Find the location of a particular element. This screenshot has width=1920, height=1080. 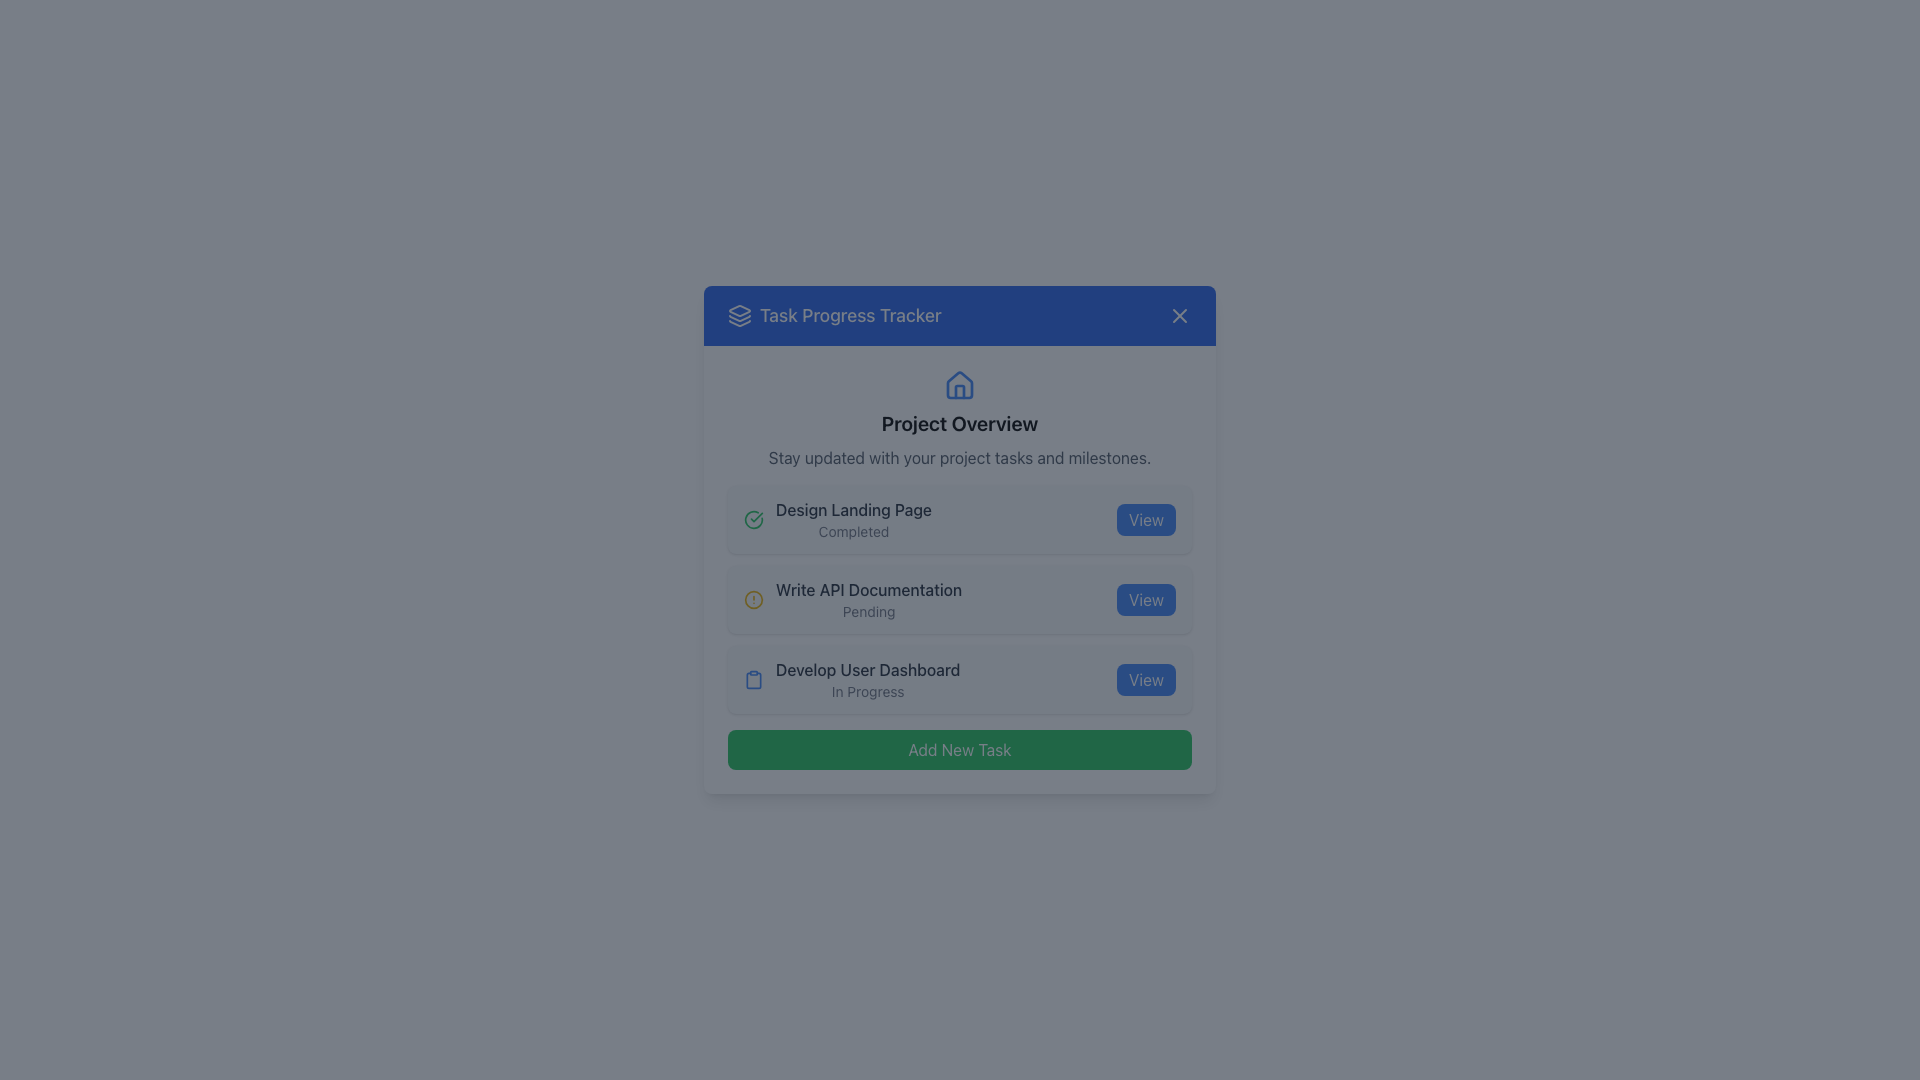

the Decorative SVG subcomponent, which is a vertical rectangle shape located at the bottom of a house-like icon centered above the 'Project Overview' header is located at coordinates (960, 392).